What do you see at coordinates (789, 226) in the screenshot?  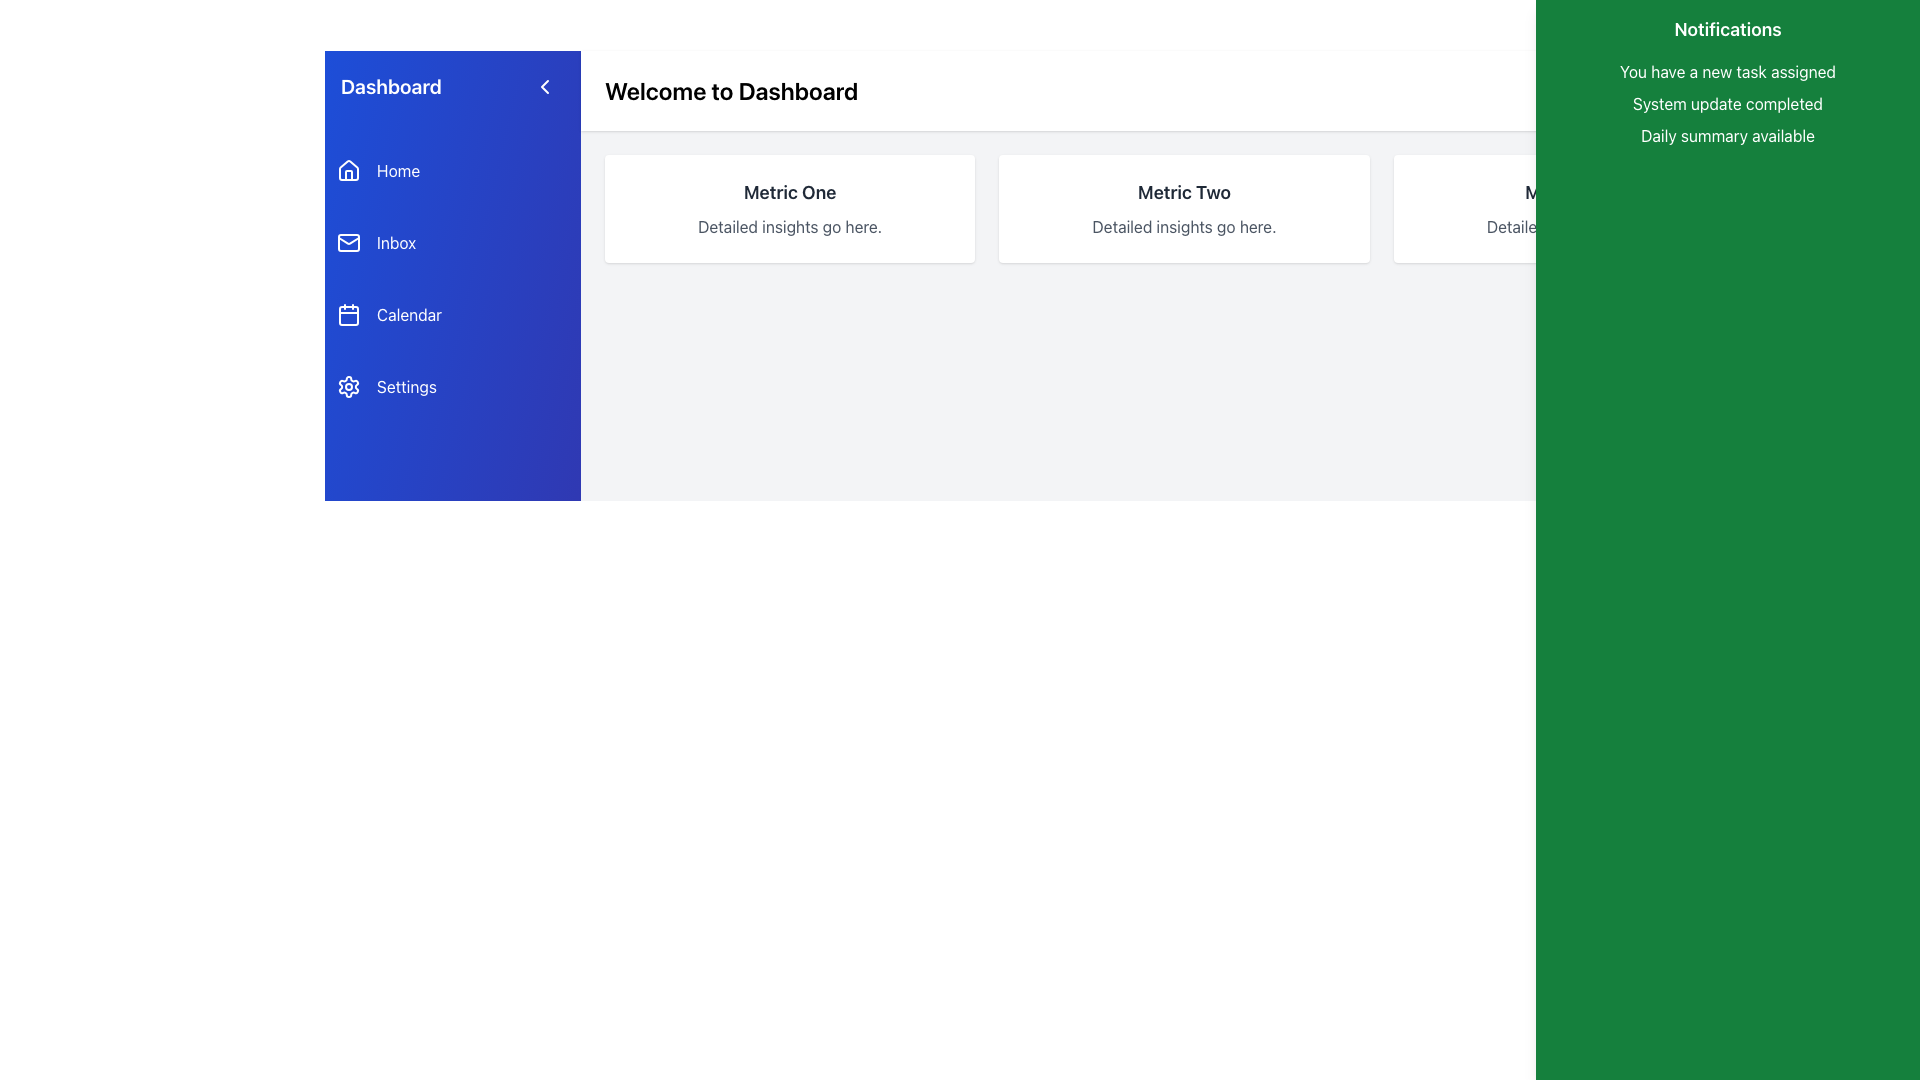 I see `the text label reading 'Detailed insights go here.' which is styled in gray font and located below the bold black heading 'Metric One'` at bounding box center [789, 226].